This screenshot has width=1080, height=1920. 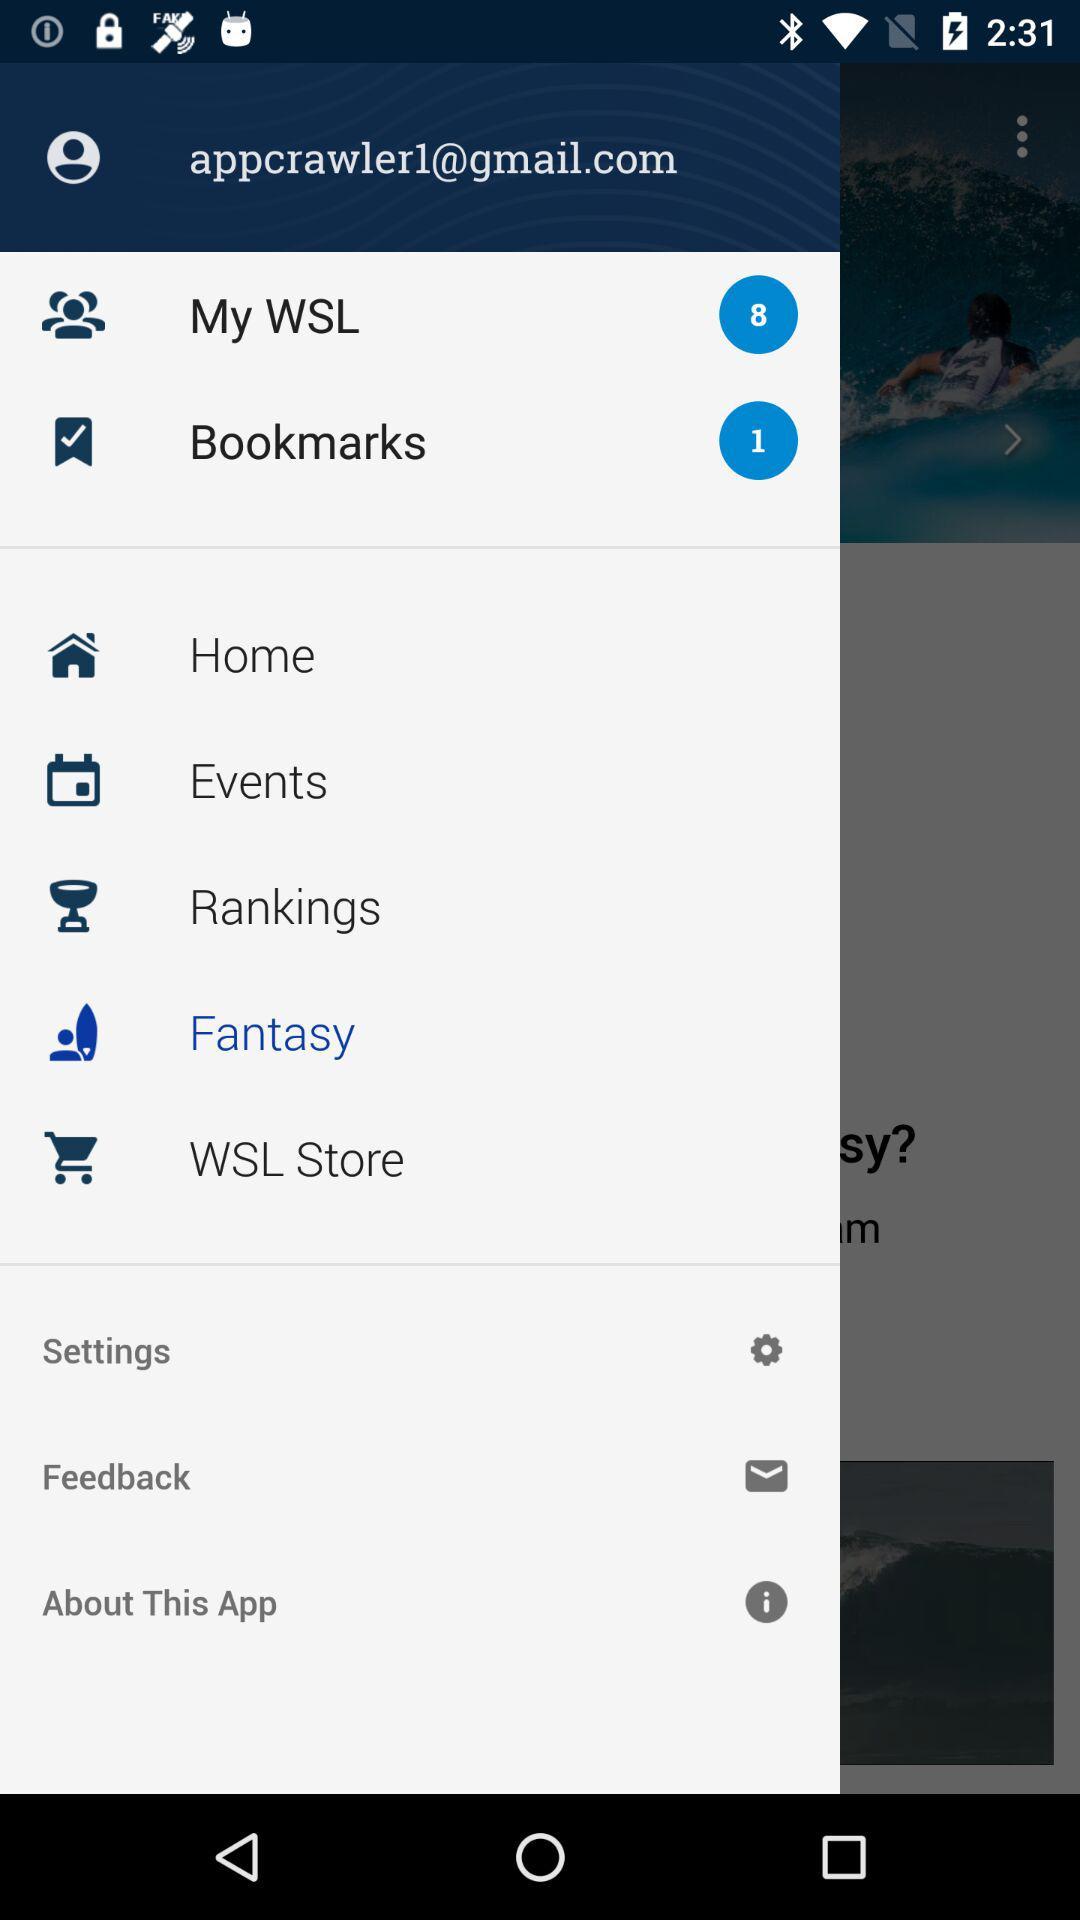 What do you see at coordinates (72, 438) in the screenshot?
I see `the volume icon` at bounding box center [72, 438].